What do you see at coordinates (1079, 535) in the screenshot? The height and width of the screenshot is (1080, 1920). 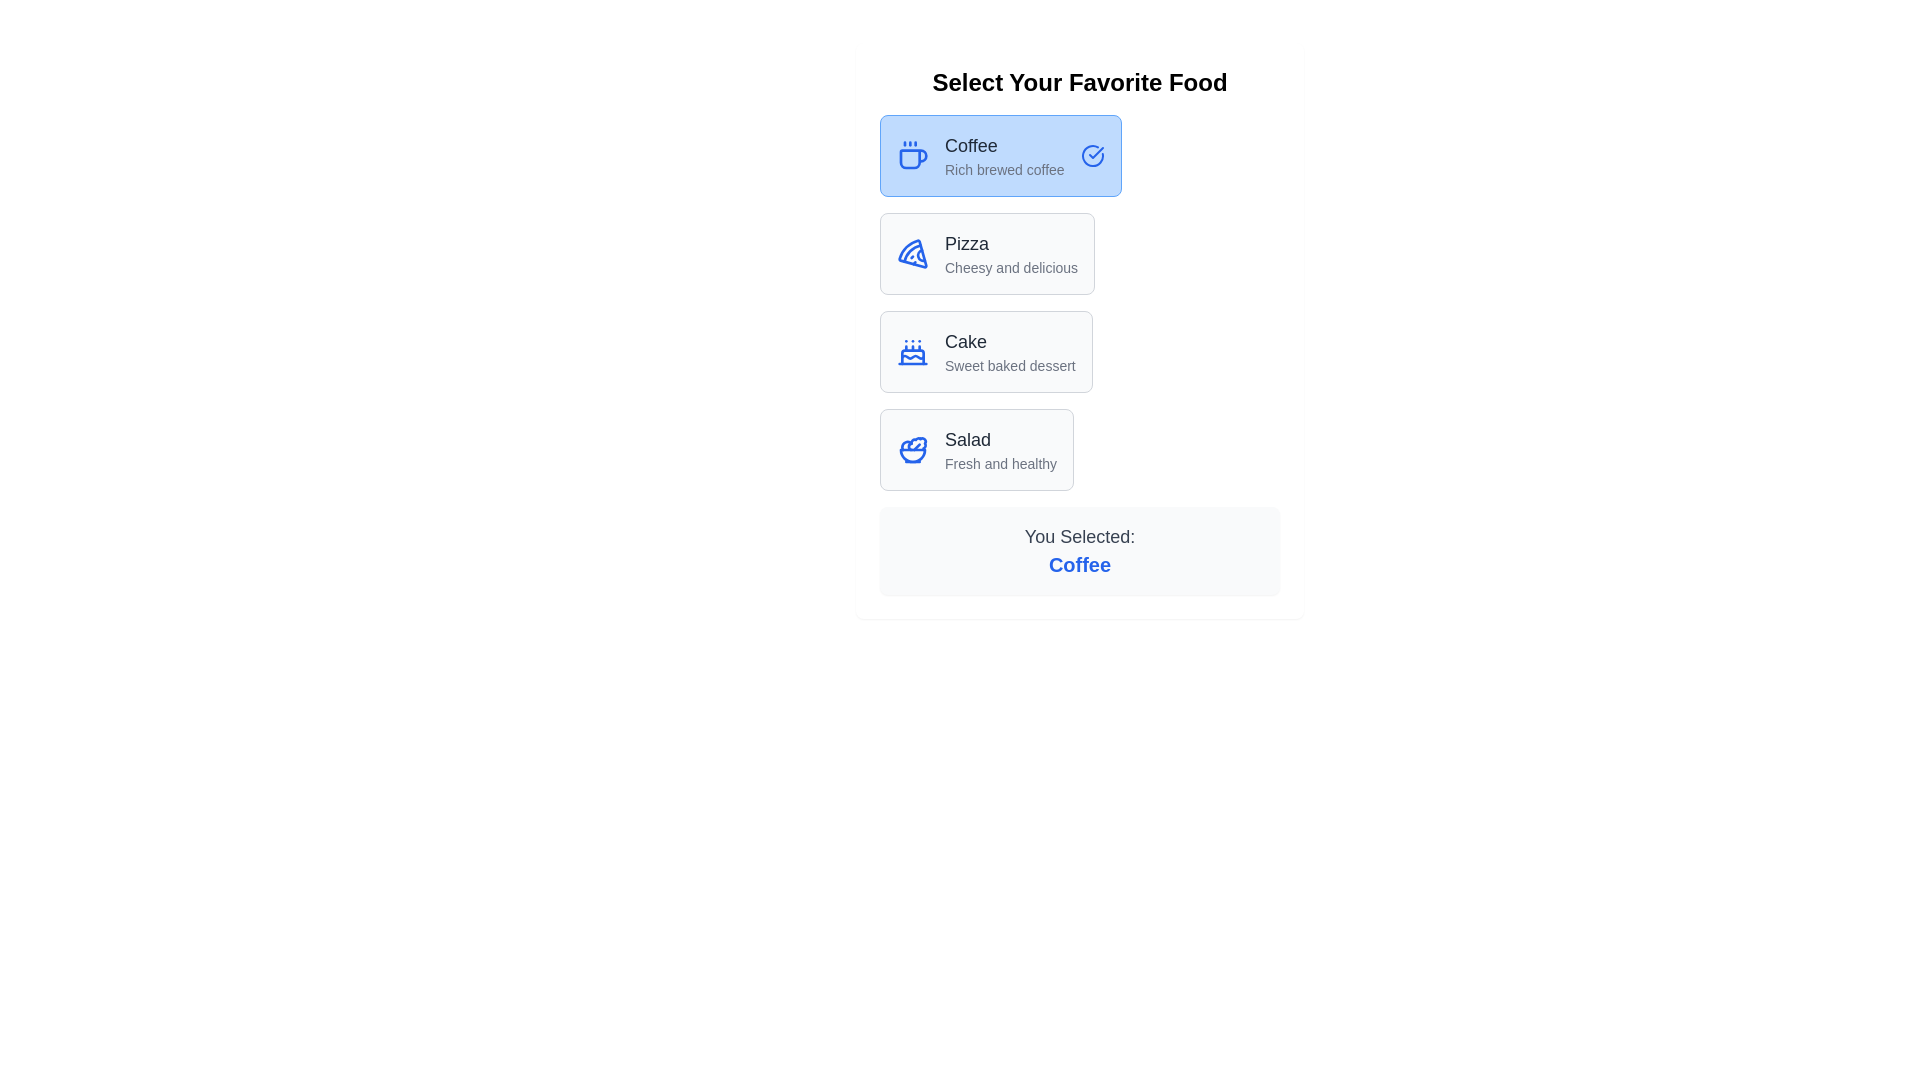 I see `the text label displaying 'You Selected:' which is styled in dark gray color and located in a light gray box, positioned at the center-bottom of the interface` at bounding box center [1079, 535].